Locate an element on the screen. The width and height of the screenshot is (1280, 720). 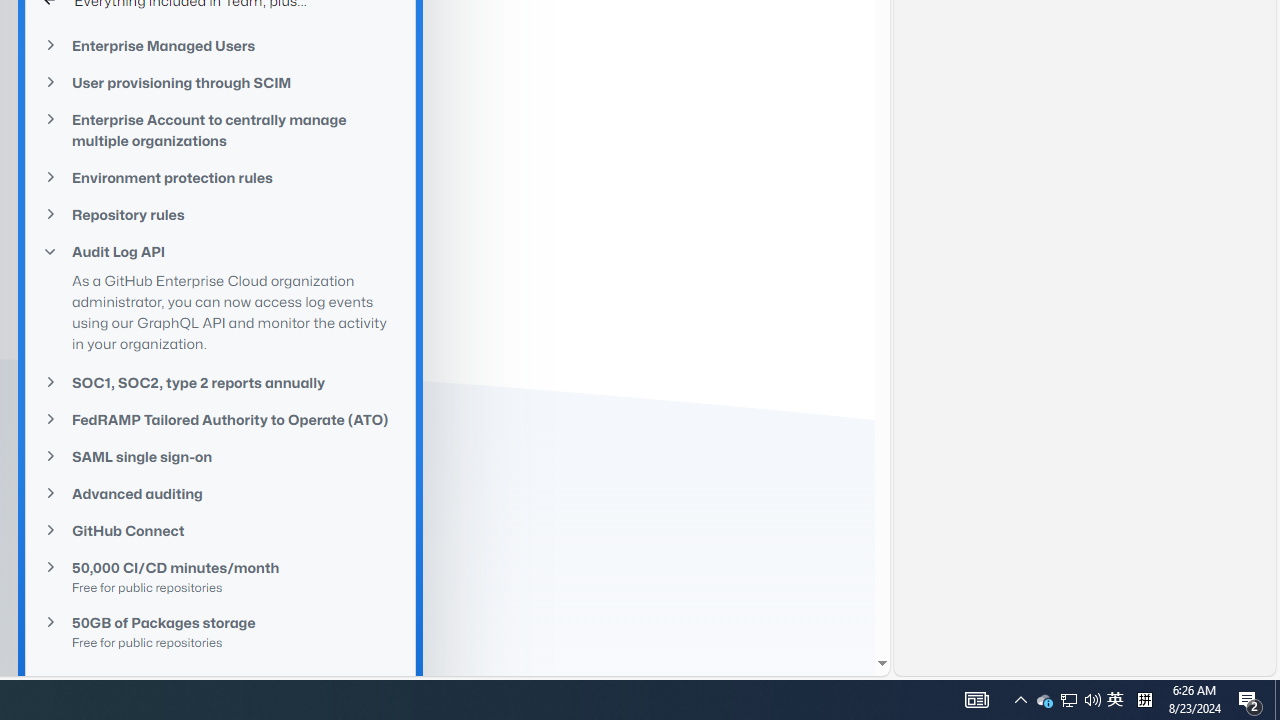
'SAML single sign-on' is located at coordinates (220, 456).